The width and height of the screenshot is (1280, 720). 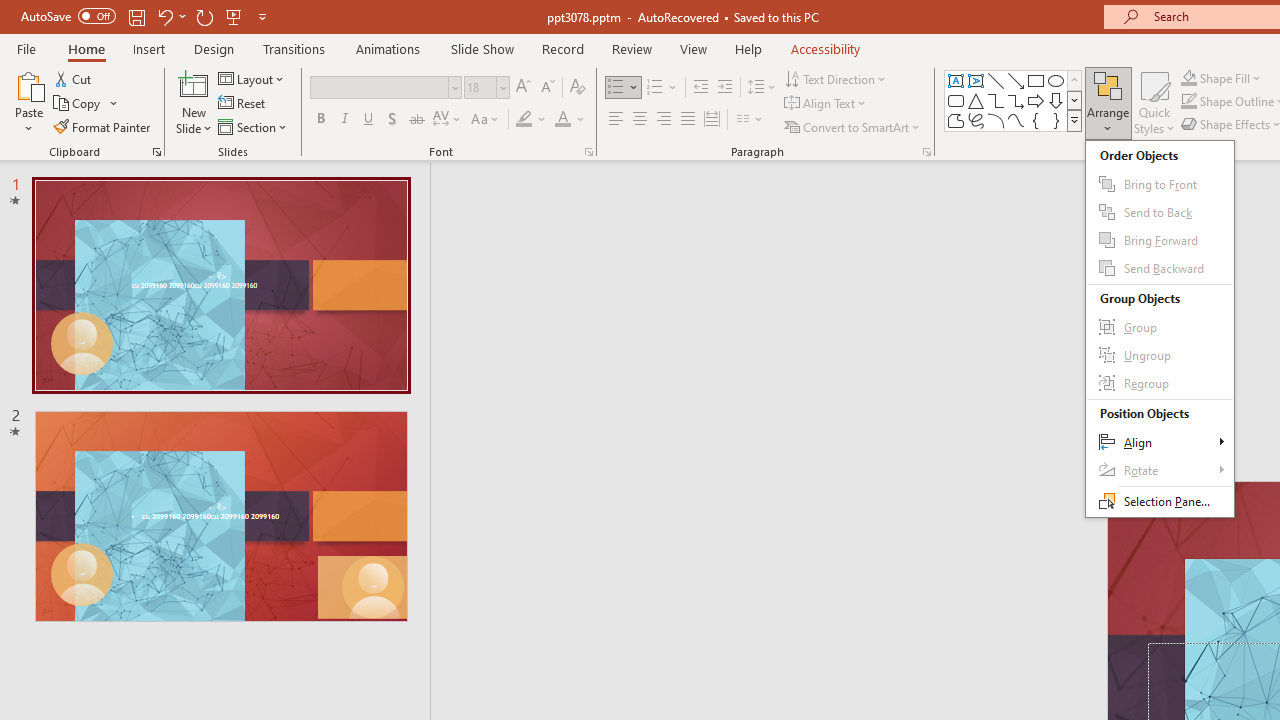 What do you see at coordinates (995, 100) in the screenshot?
I see `'Connector: Elbow'` at bounding box center [995, 100].